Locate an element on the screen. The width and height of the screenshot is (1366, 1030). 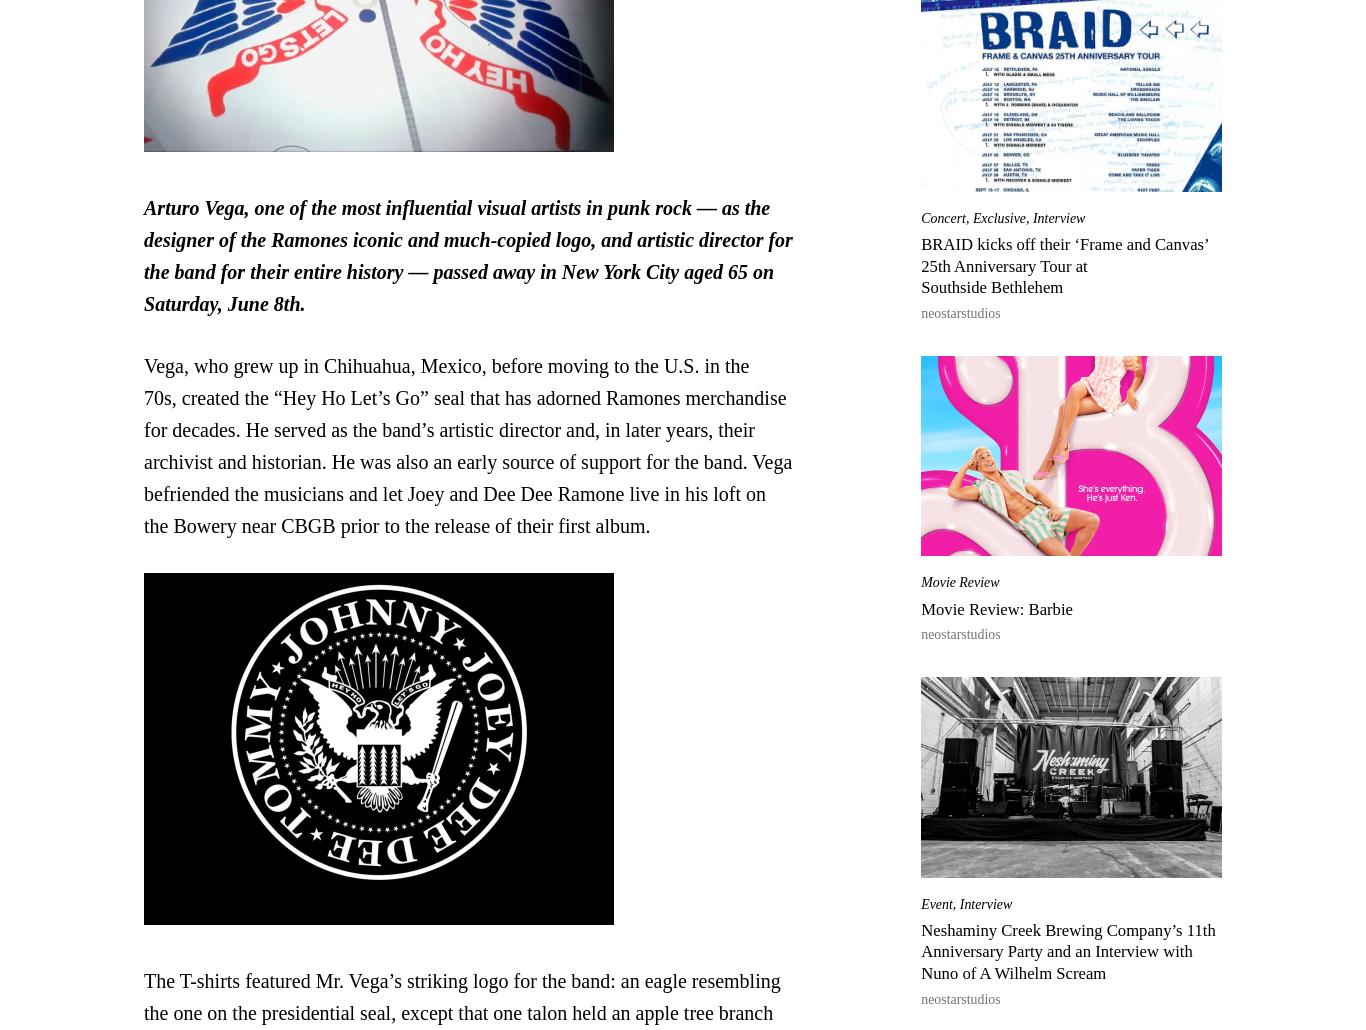
'BRAID kicks off their ‘Frame and Canvas’ 25th Anniversary Tour at Southside Bethlehem' is located at coordinates (1063, 265).